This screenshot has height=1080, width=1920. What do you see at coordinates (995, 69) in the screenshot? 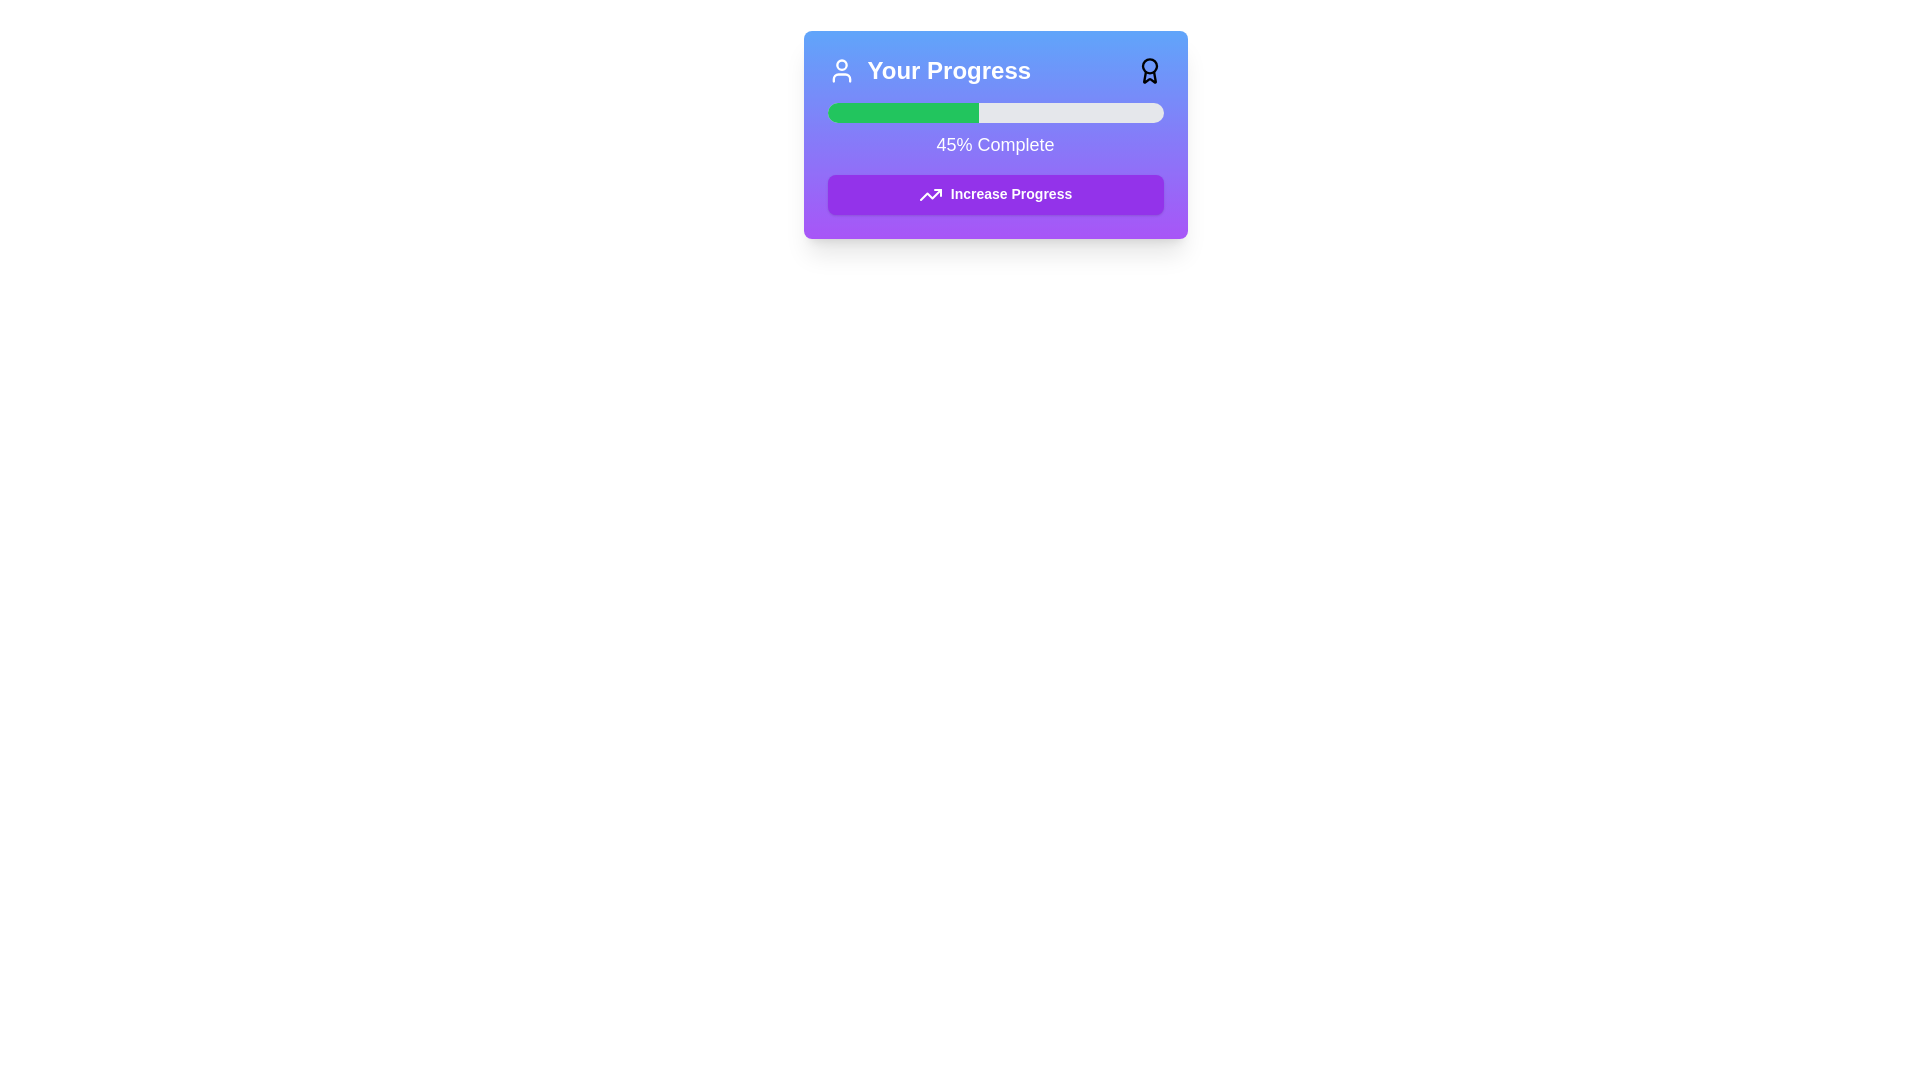
I see `the 'Your Progress' label, which is styled with a larger bold font and positioned between a user profile icon and an award icon at the top of the card-like box` at bounding box center [995, 69].